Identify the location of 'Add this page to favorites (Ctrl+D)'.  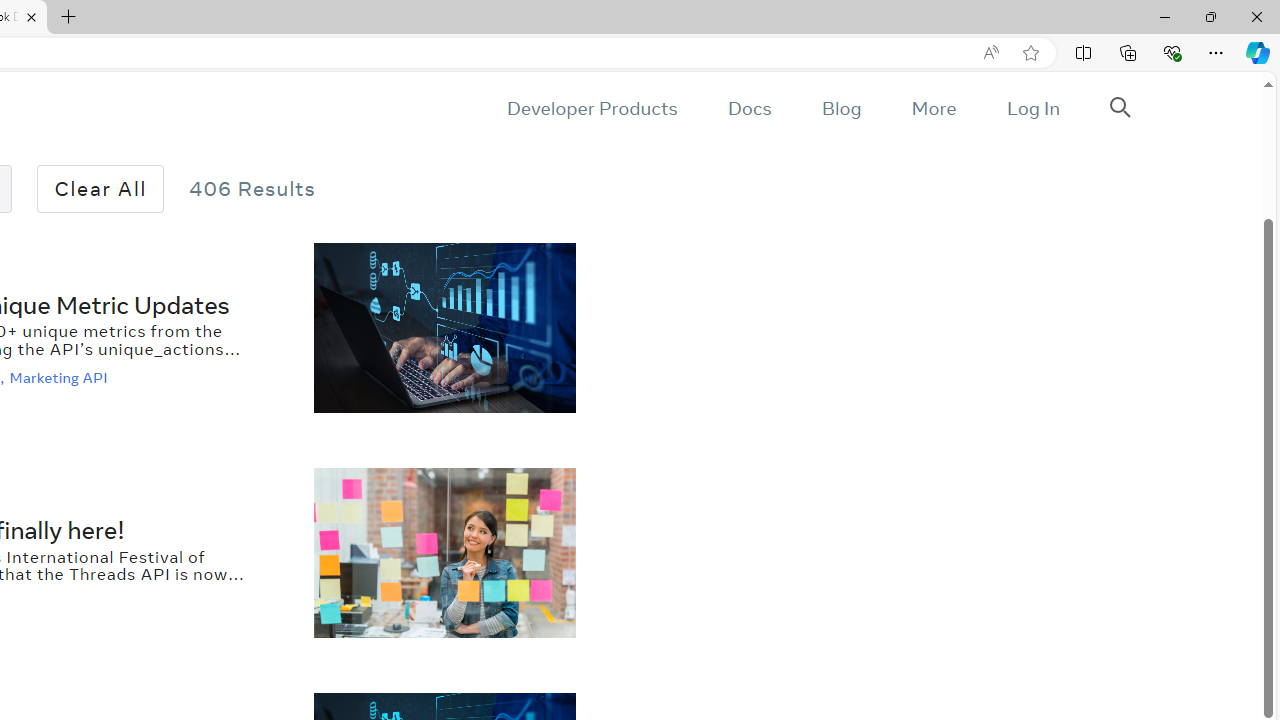
(1031, 52).